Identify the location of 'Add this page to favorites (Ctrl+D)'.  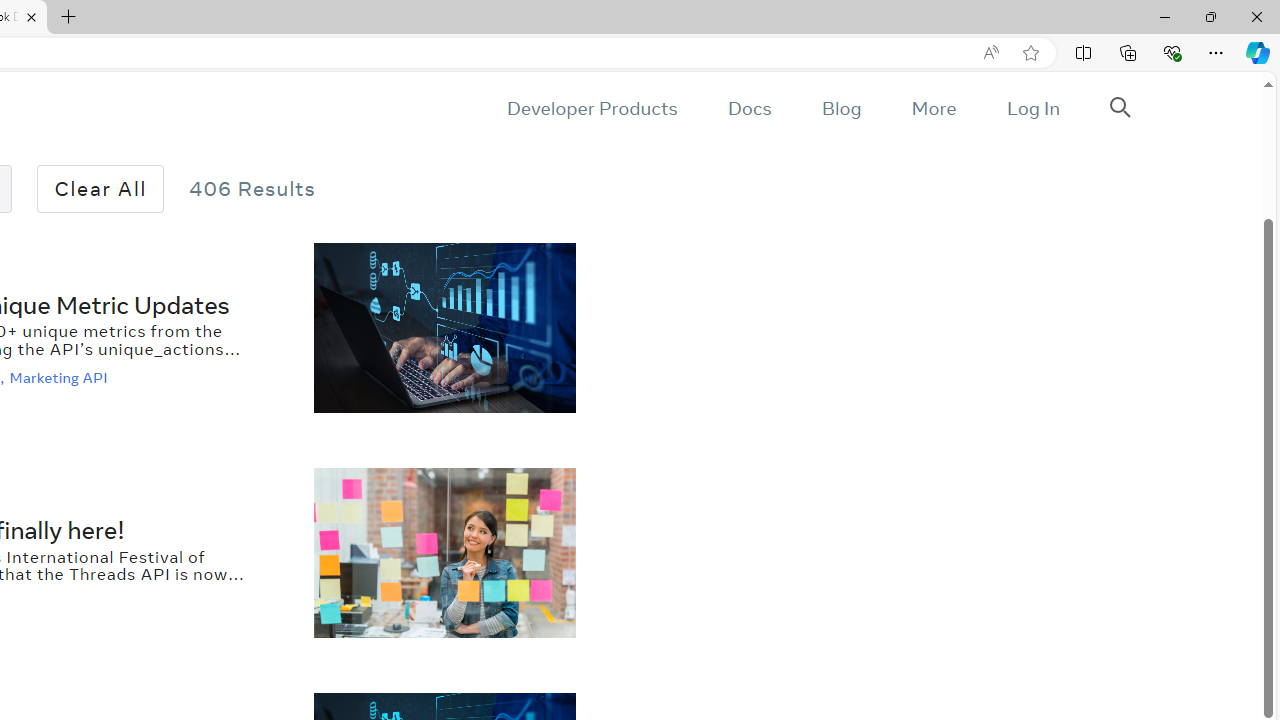
(1031, 52).